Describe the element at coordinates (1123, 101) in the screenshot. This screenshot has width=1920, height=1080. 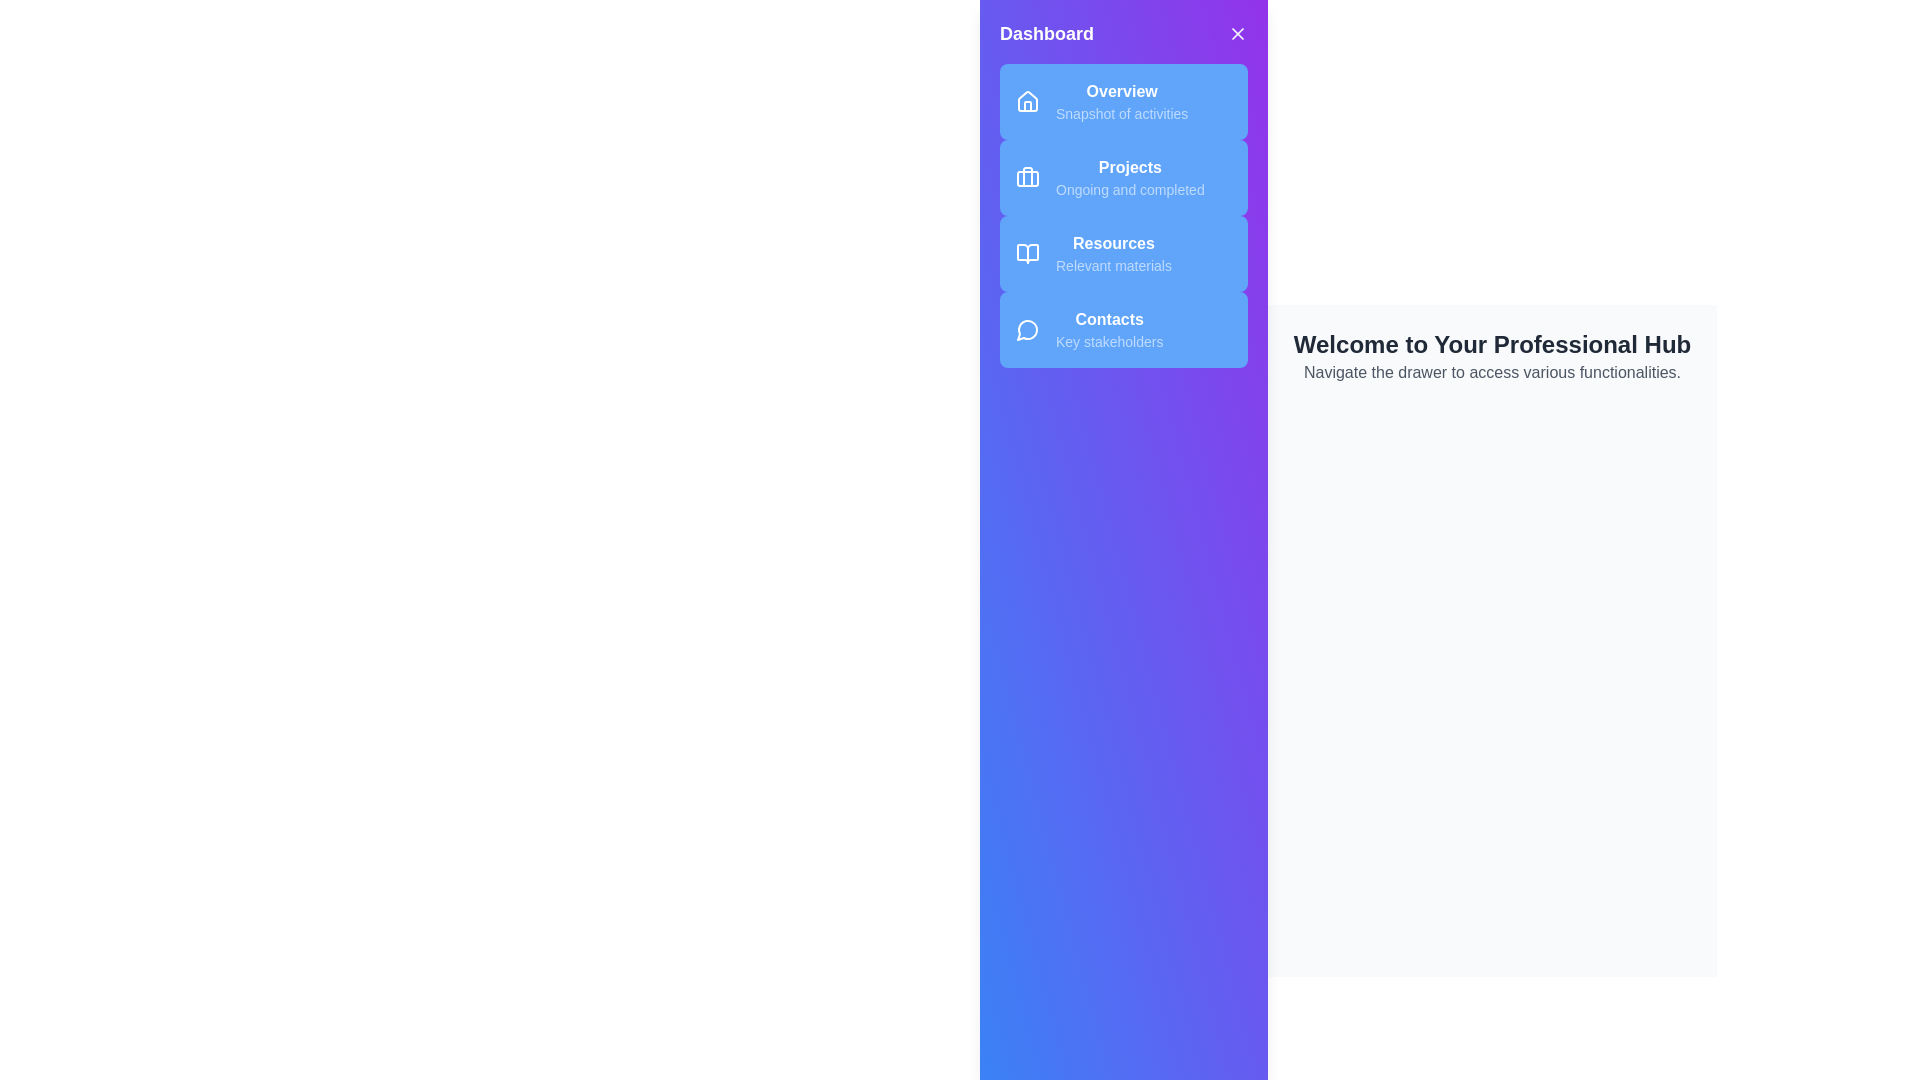
I see `the menu item labeled Overview to navigate to its section` at that location.